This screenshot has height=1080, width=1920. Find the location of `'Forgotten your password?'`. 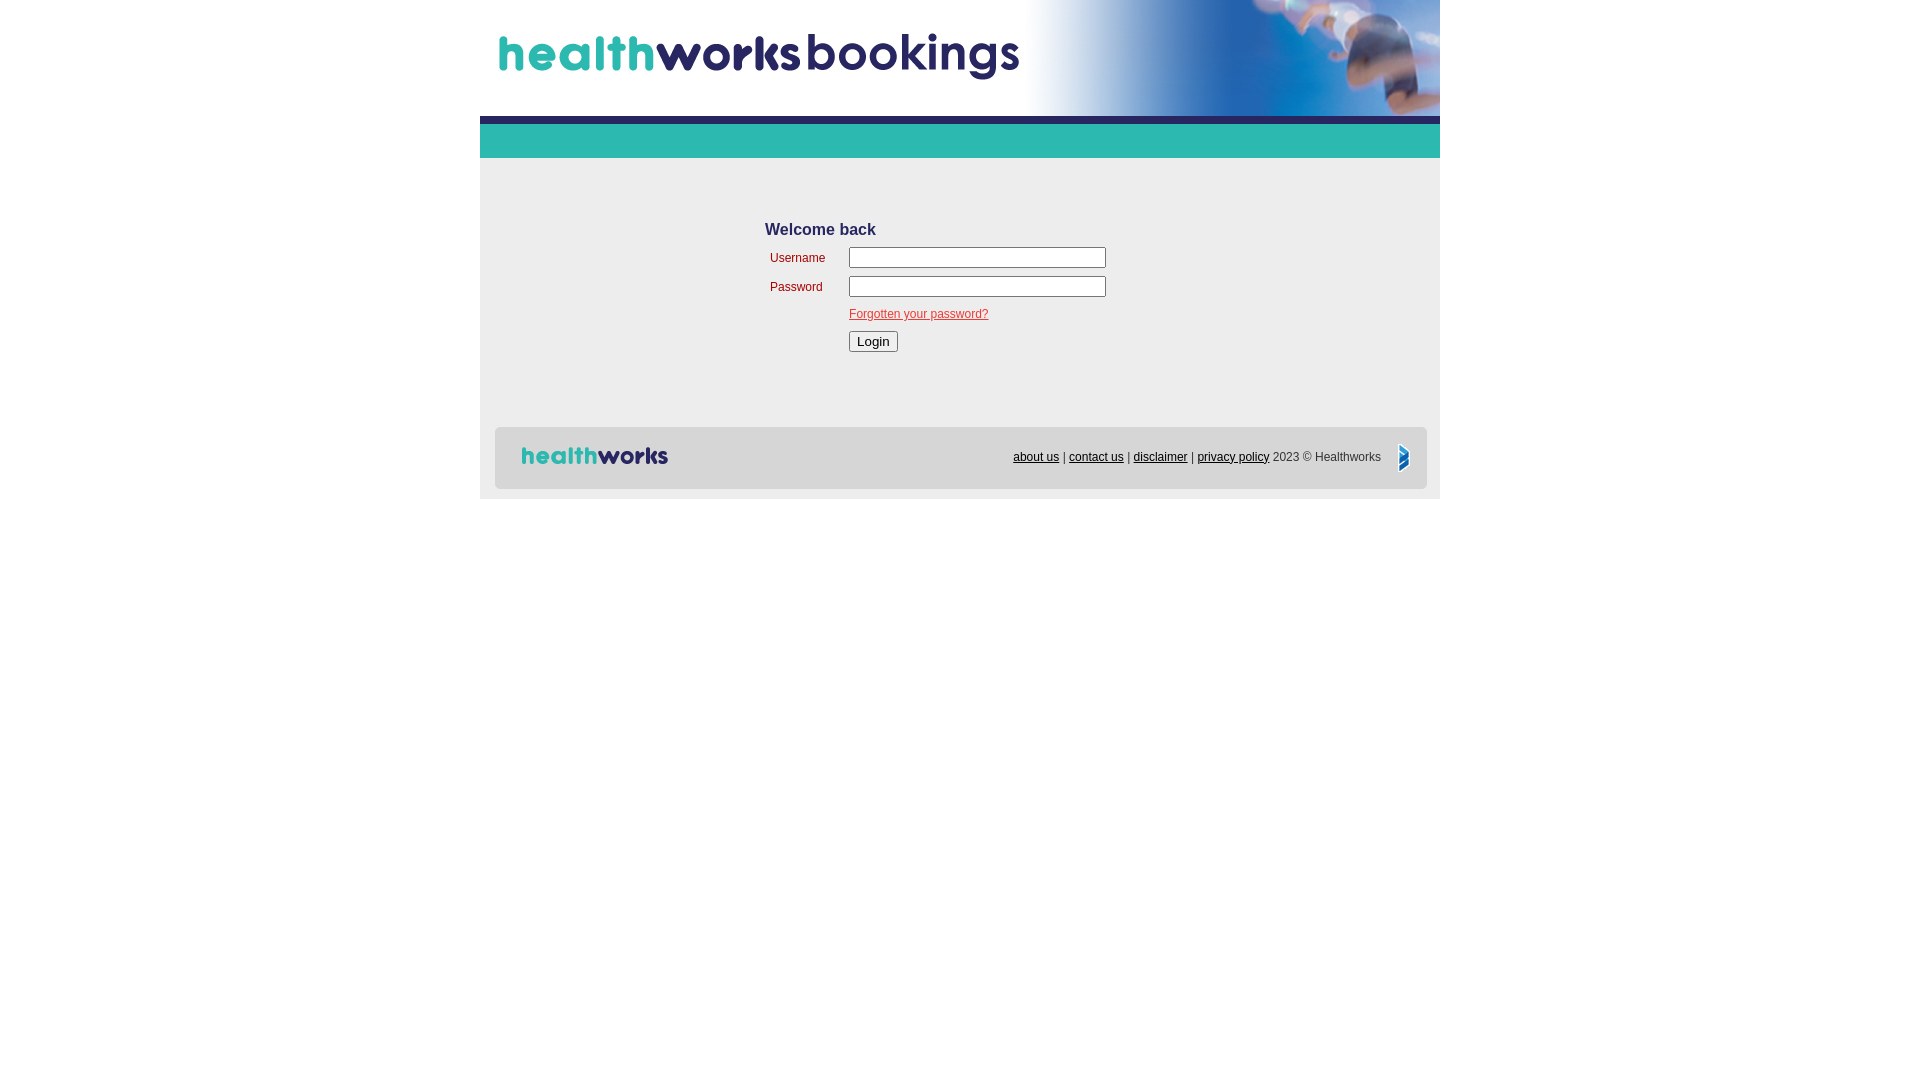

'Forgotten your password?' is located at coordinates (917, 313).